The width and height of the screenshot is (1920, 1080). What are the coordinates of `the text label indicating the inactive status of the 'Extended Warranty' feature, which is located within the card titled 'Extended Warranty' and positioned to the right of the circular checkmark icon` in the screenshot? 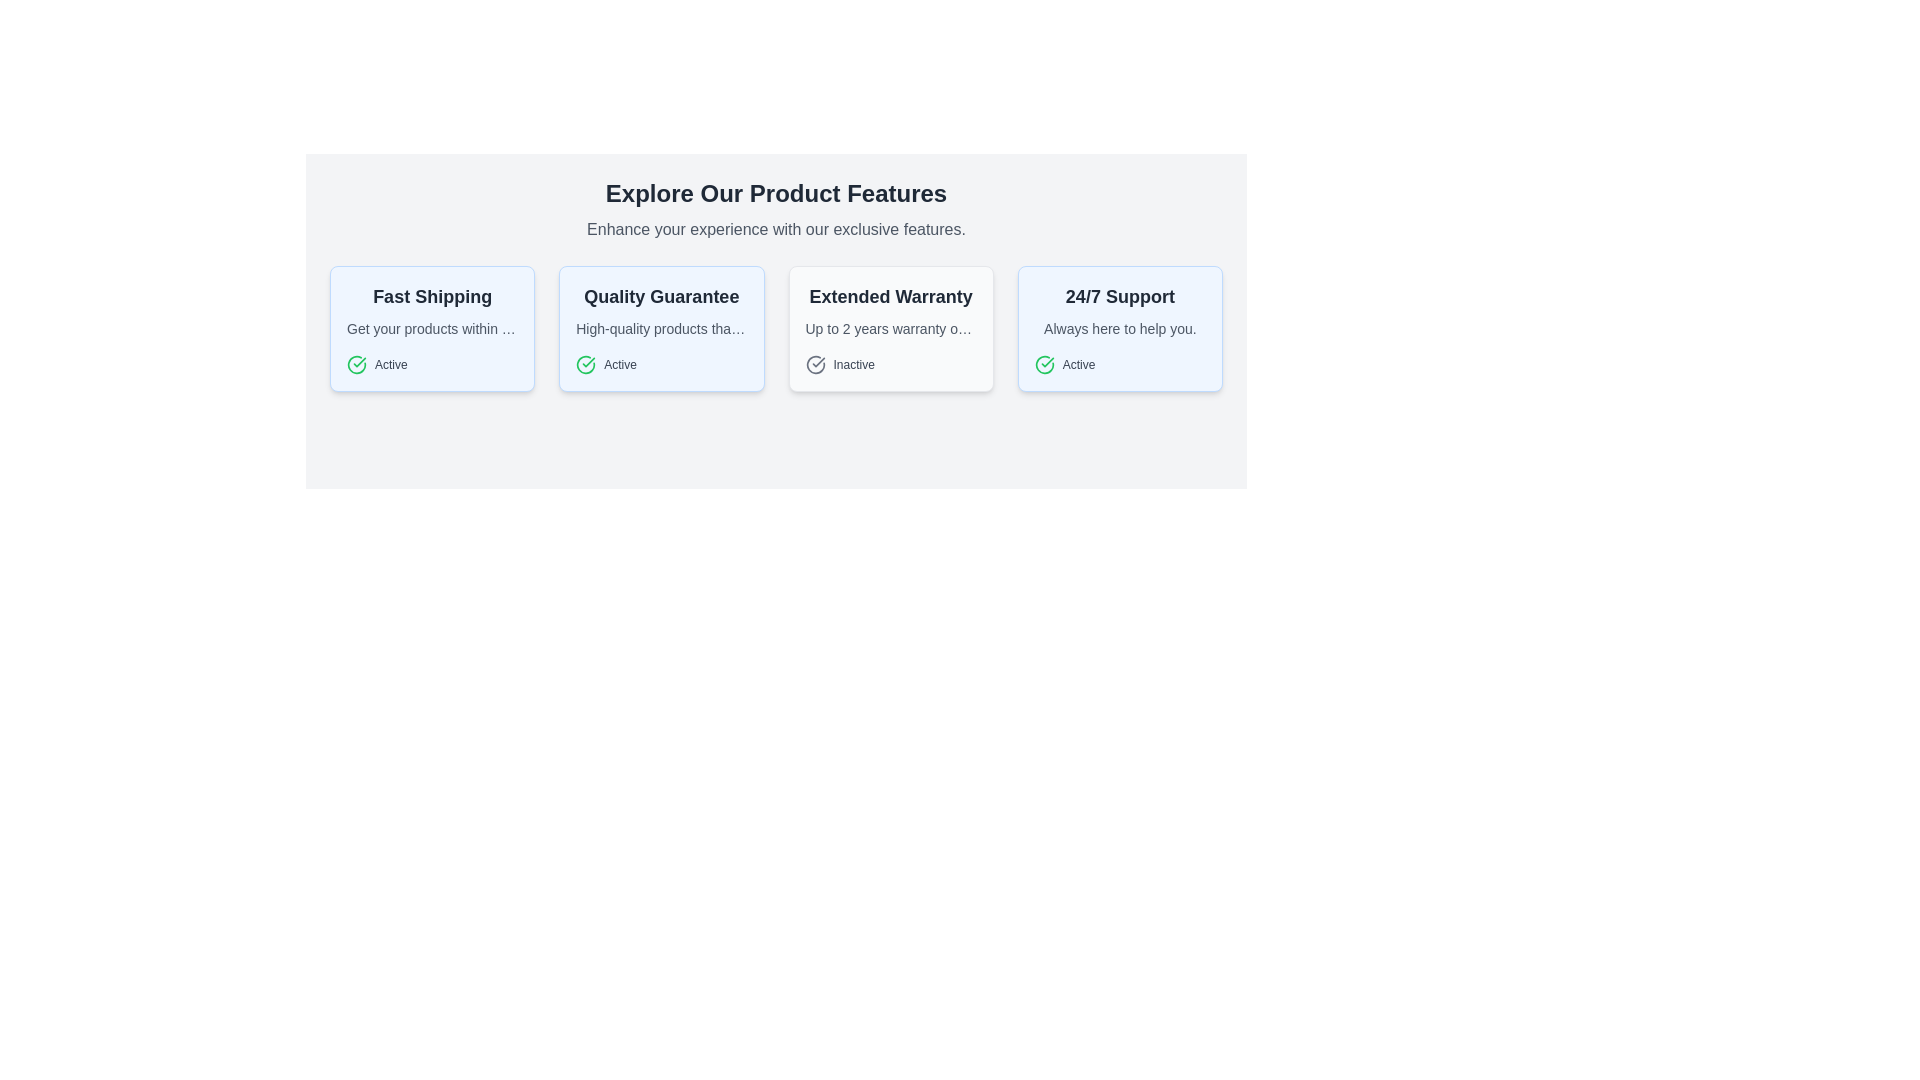 It's located at (854, 365).